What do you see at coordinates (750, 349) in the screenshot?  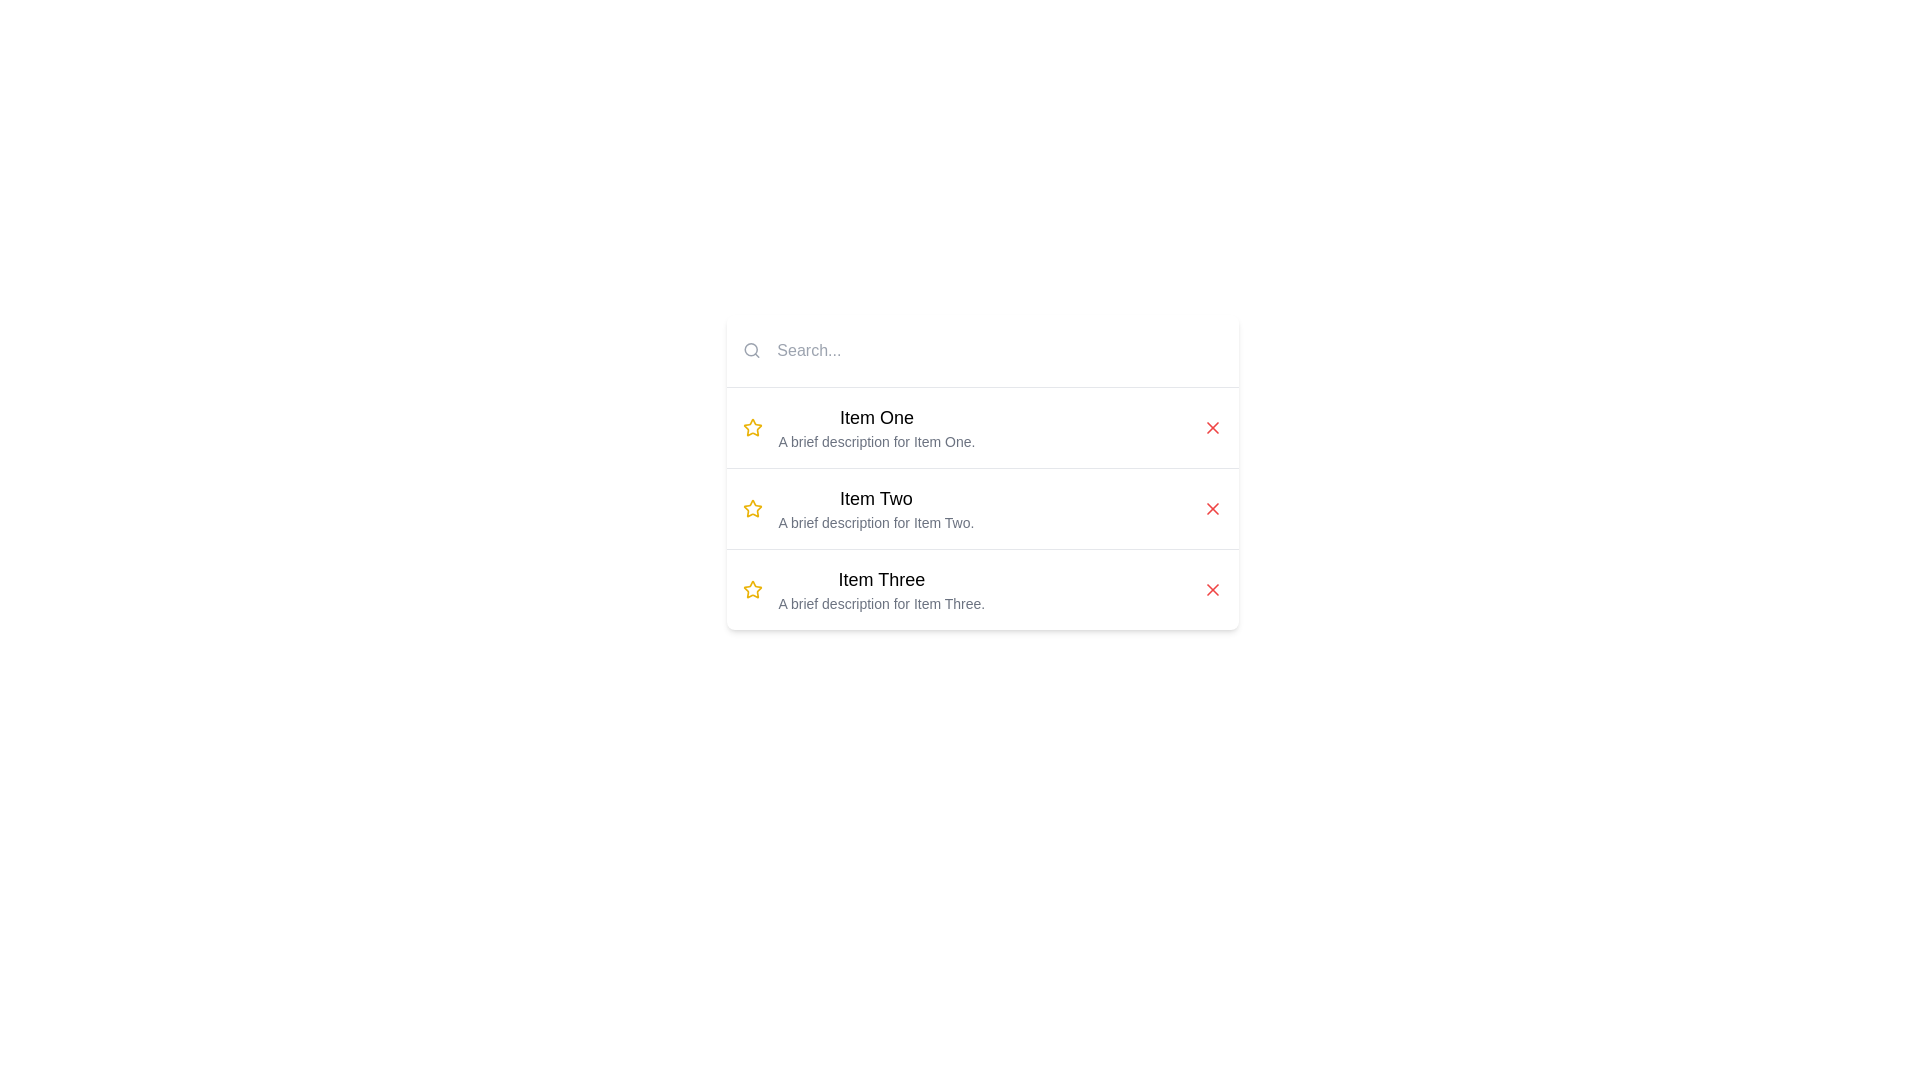 I see `the decorative SVG circle within the magnifying-glass icon, which represents the search functionality, located at the top-left corner of the interface` at bounding box center [750, 349].